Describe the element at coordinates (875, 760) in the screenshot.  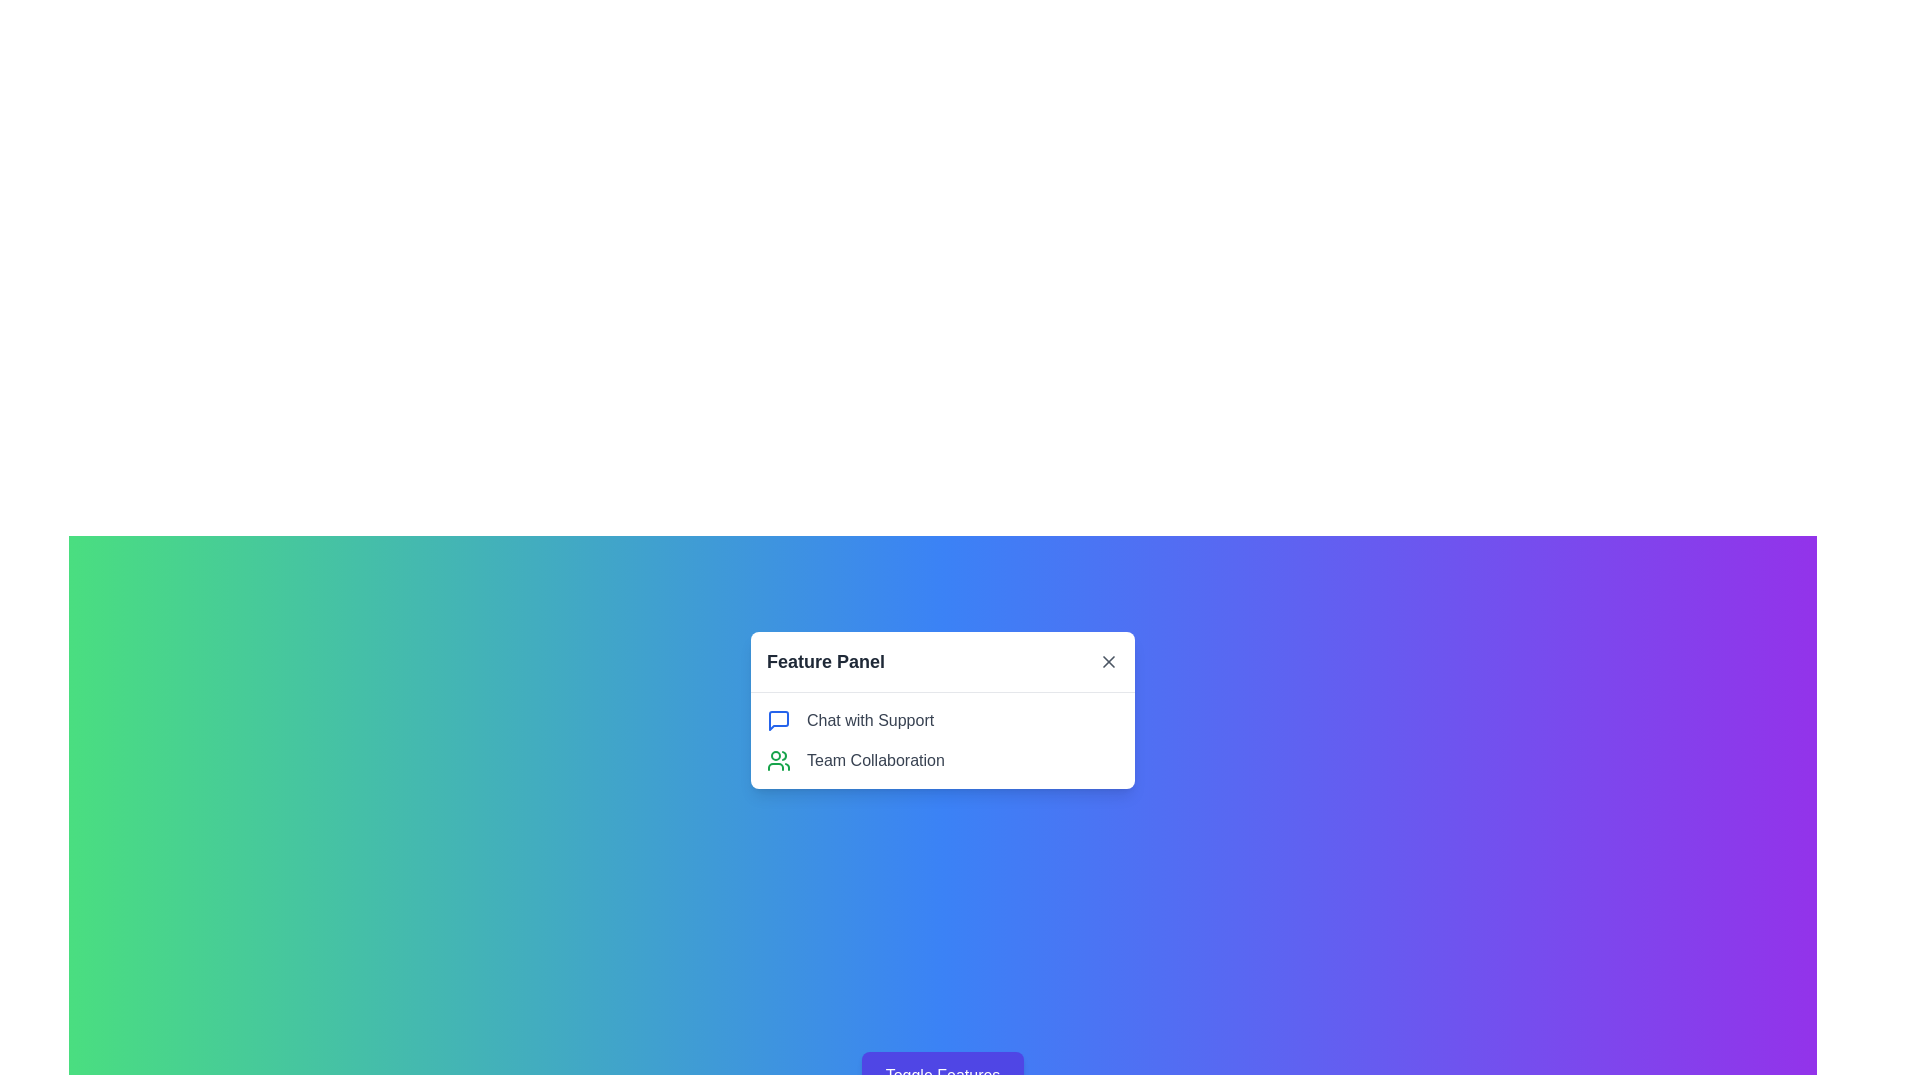
I see `the second Text label in the 'Feature Panel' that describes team collaboration functionalities, located below 'Chat with Support' and aligned to the right of a green user icon` at that location.